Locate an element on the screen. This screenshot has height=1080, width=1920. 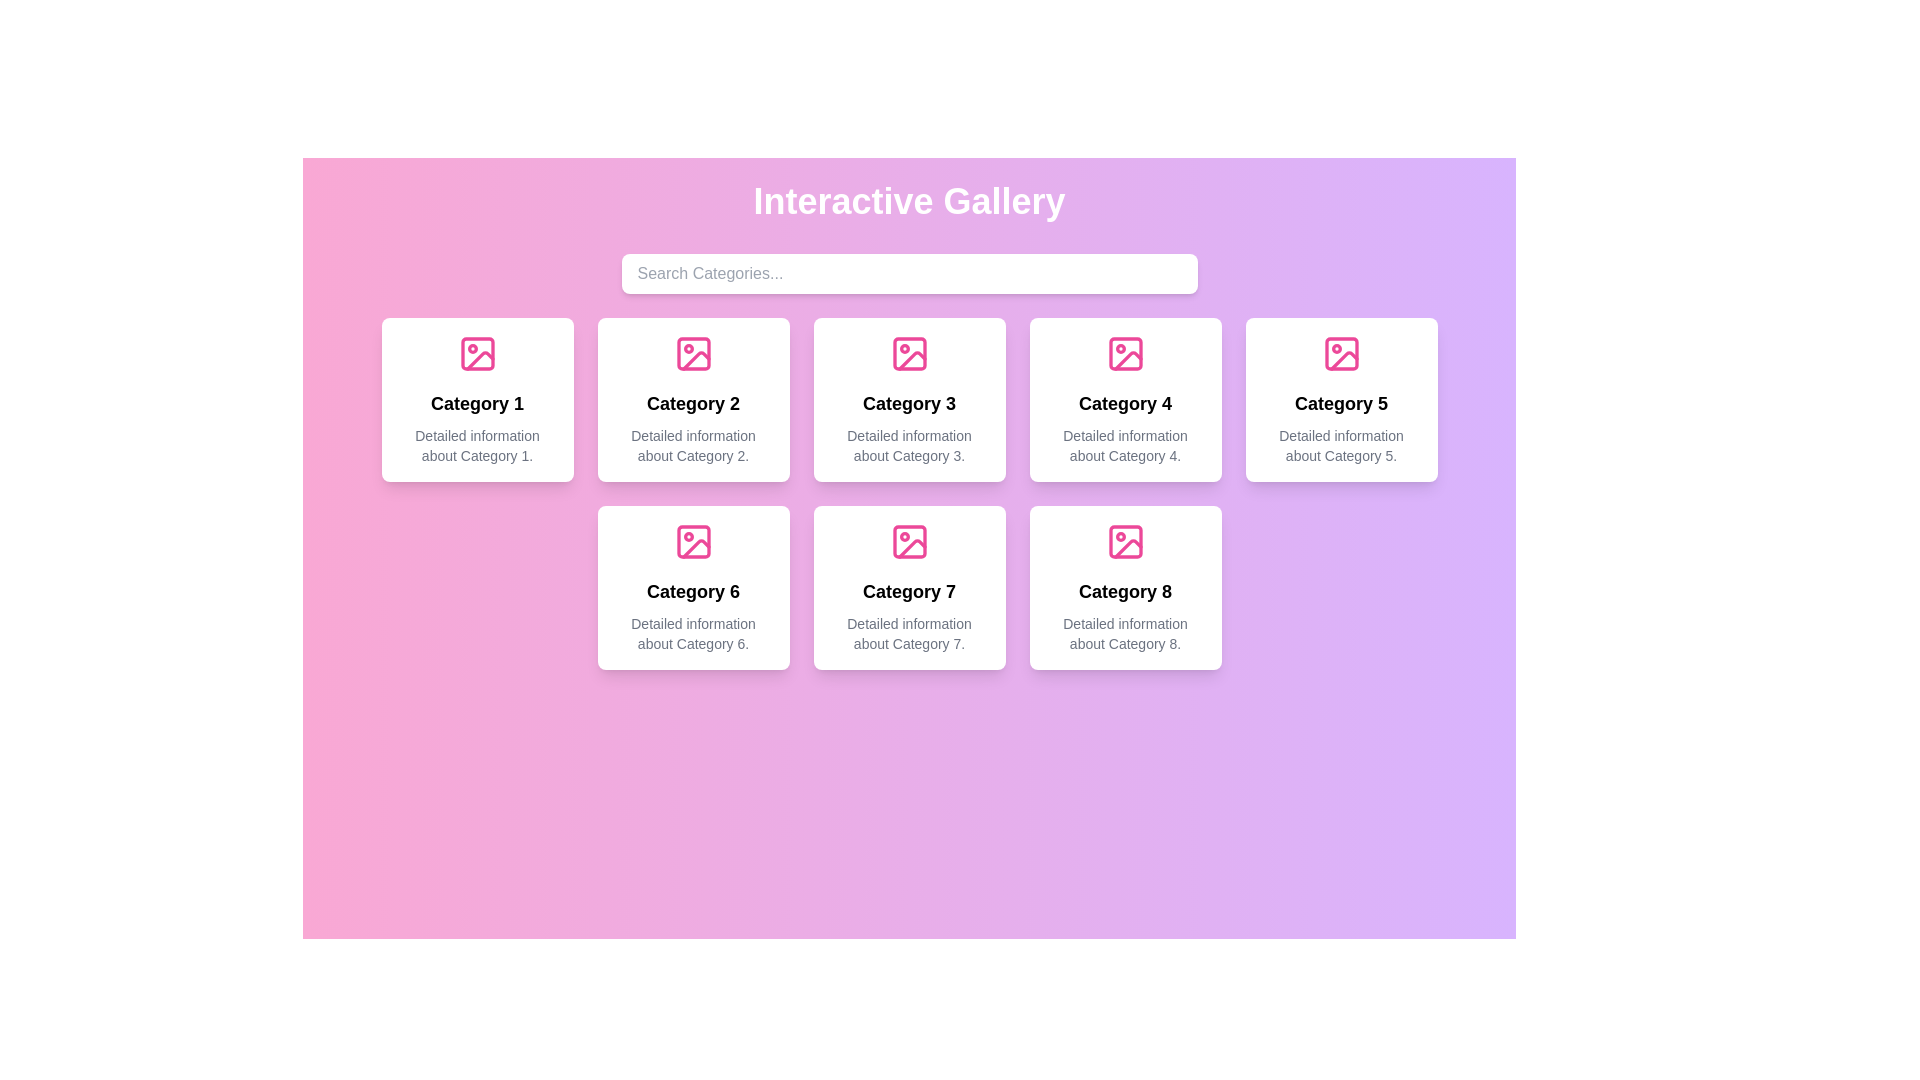
static text element containing 'Detailed information about Category 2.' located below the title 'Category 2' within the card in the grid layout is located at coordinates (693, 445).